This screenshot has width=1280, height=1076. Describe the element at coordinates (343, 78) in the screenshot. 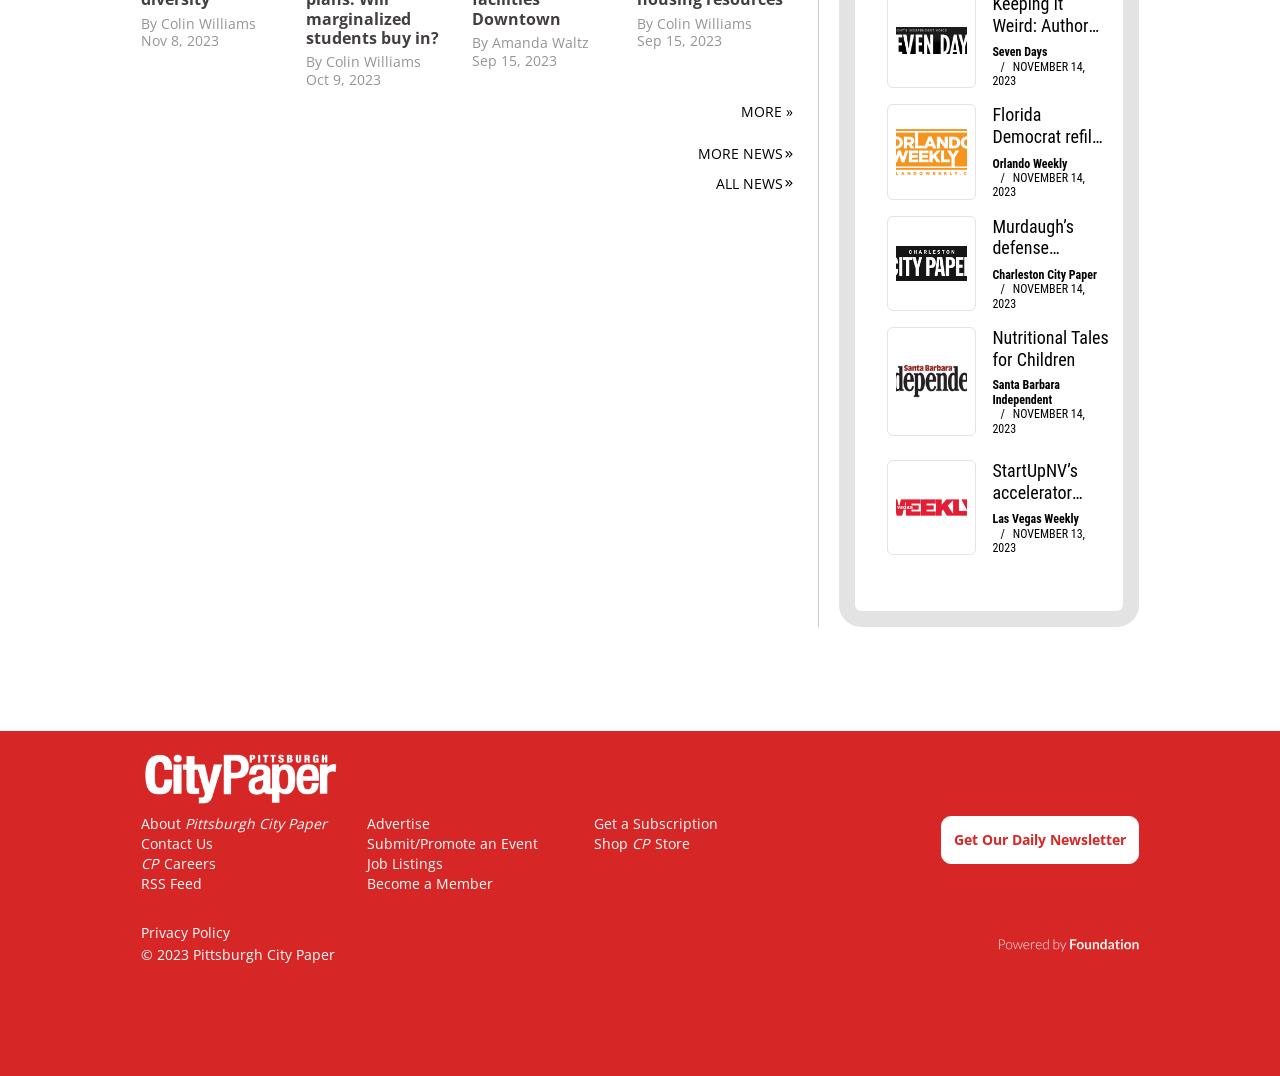

I see `'Oct 9, 2023'` at that location.